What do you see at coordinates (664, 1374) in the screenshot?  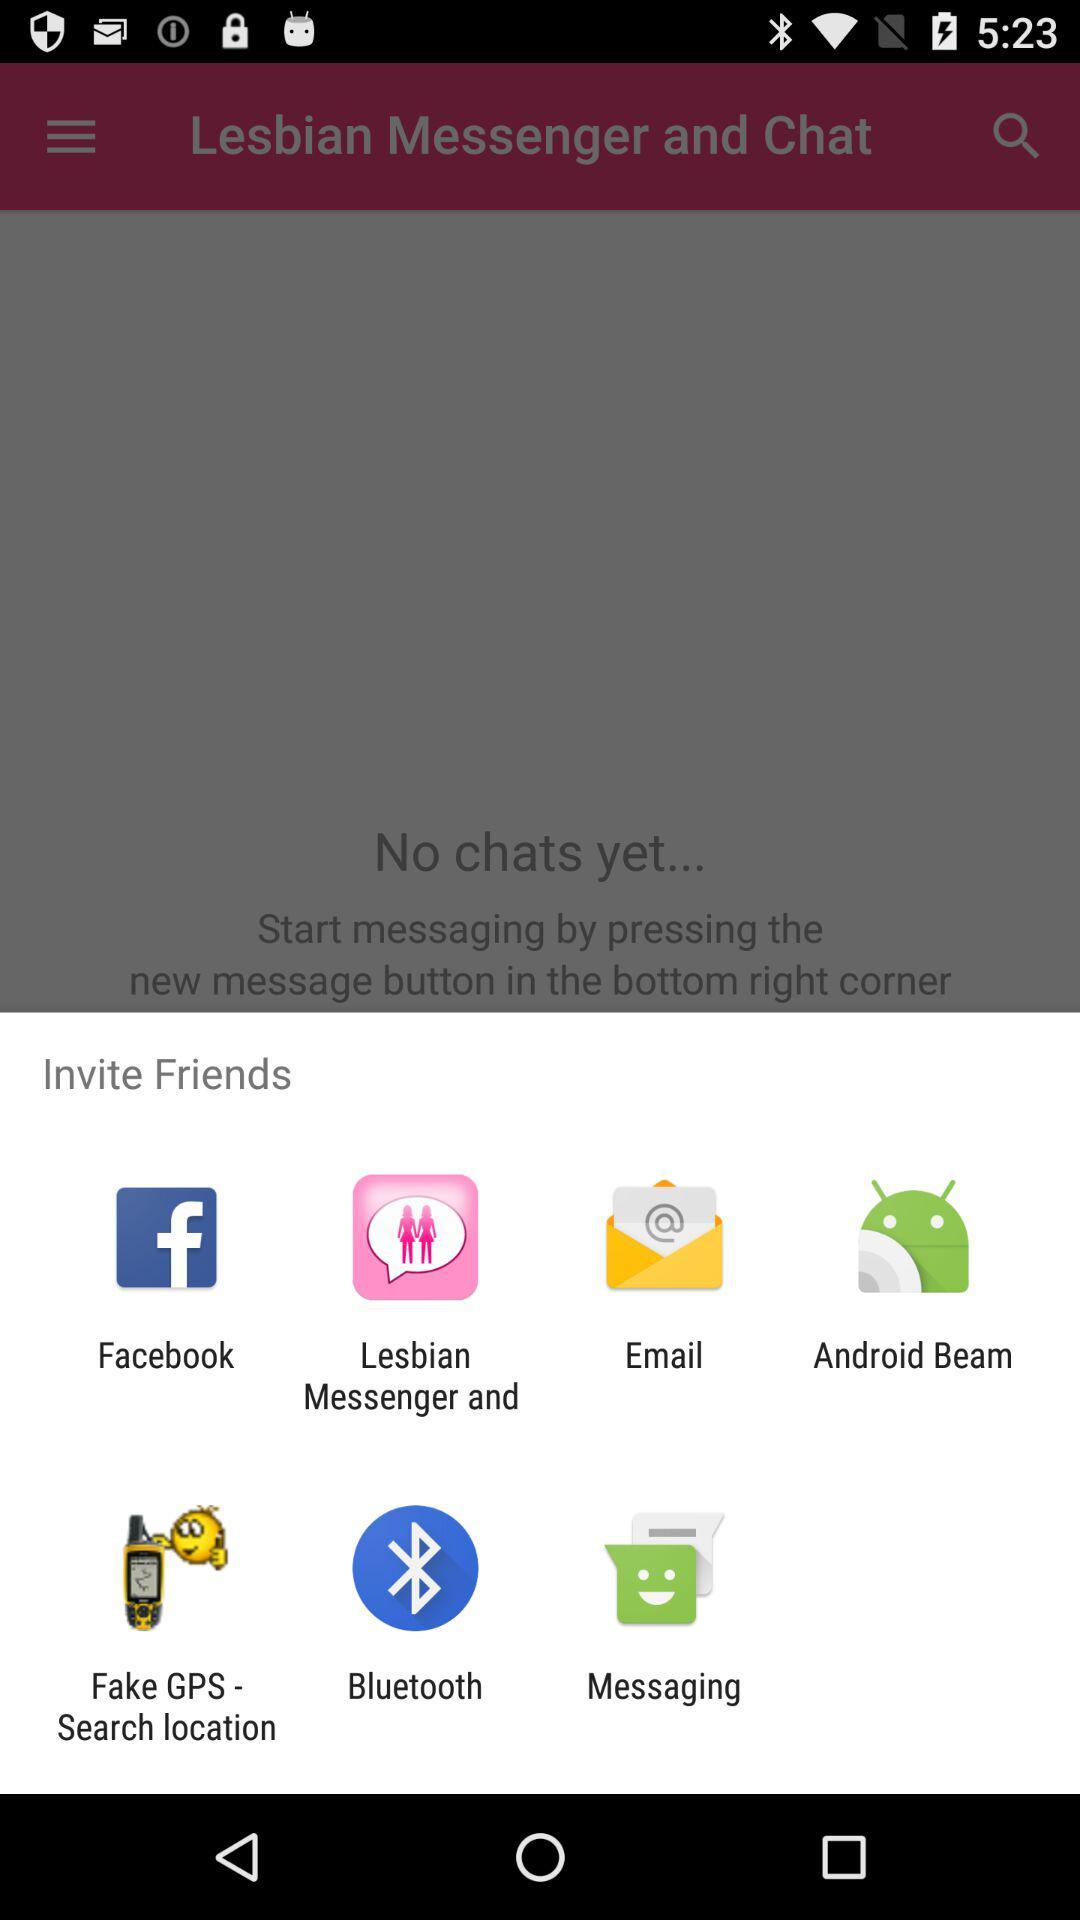 I see `email item` at bounding box center [664, 1374].